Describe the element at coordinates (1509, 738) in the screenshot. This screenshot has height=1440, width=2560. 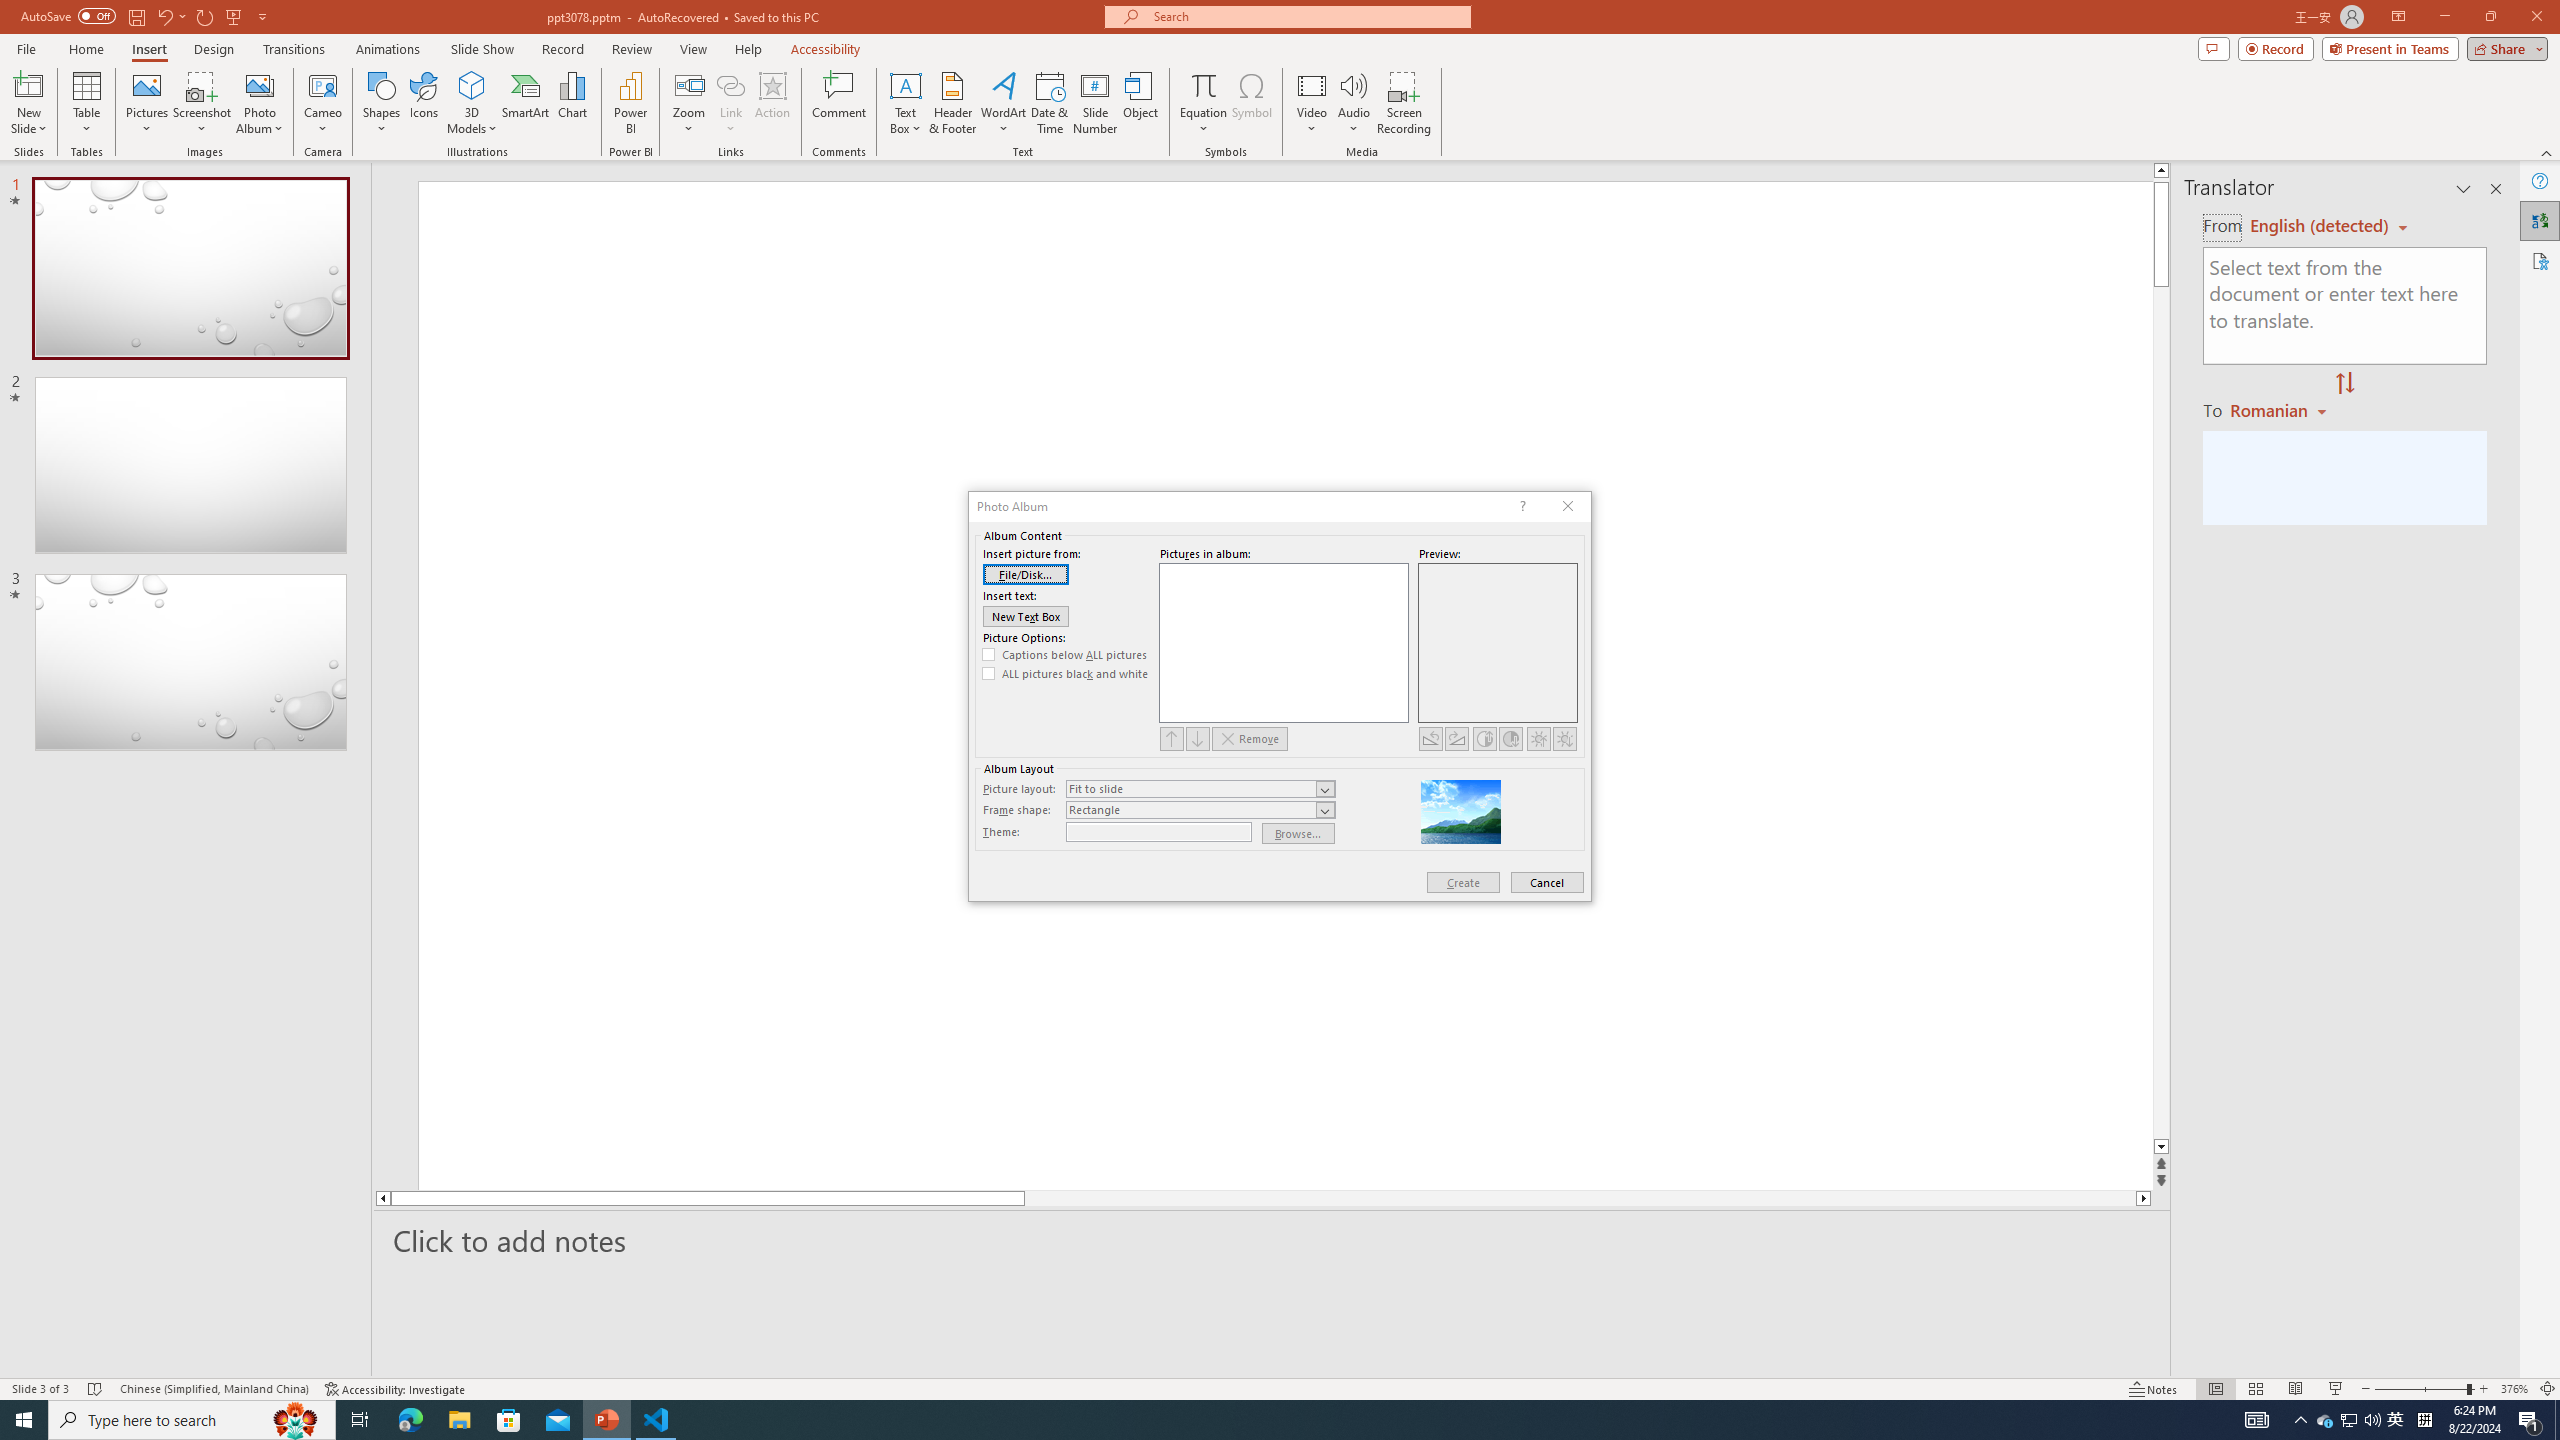
I see `'Less Contrast'` at that location.